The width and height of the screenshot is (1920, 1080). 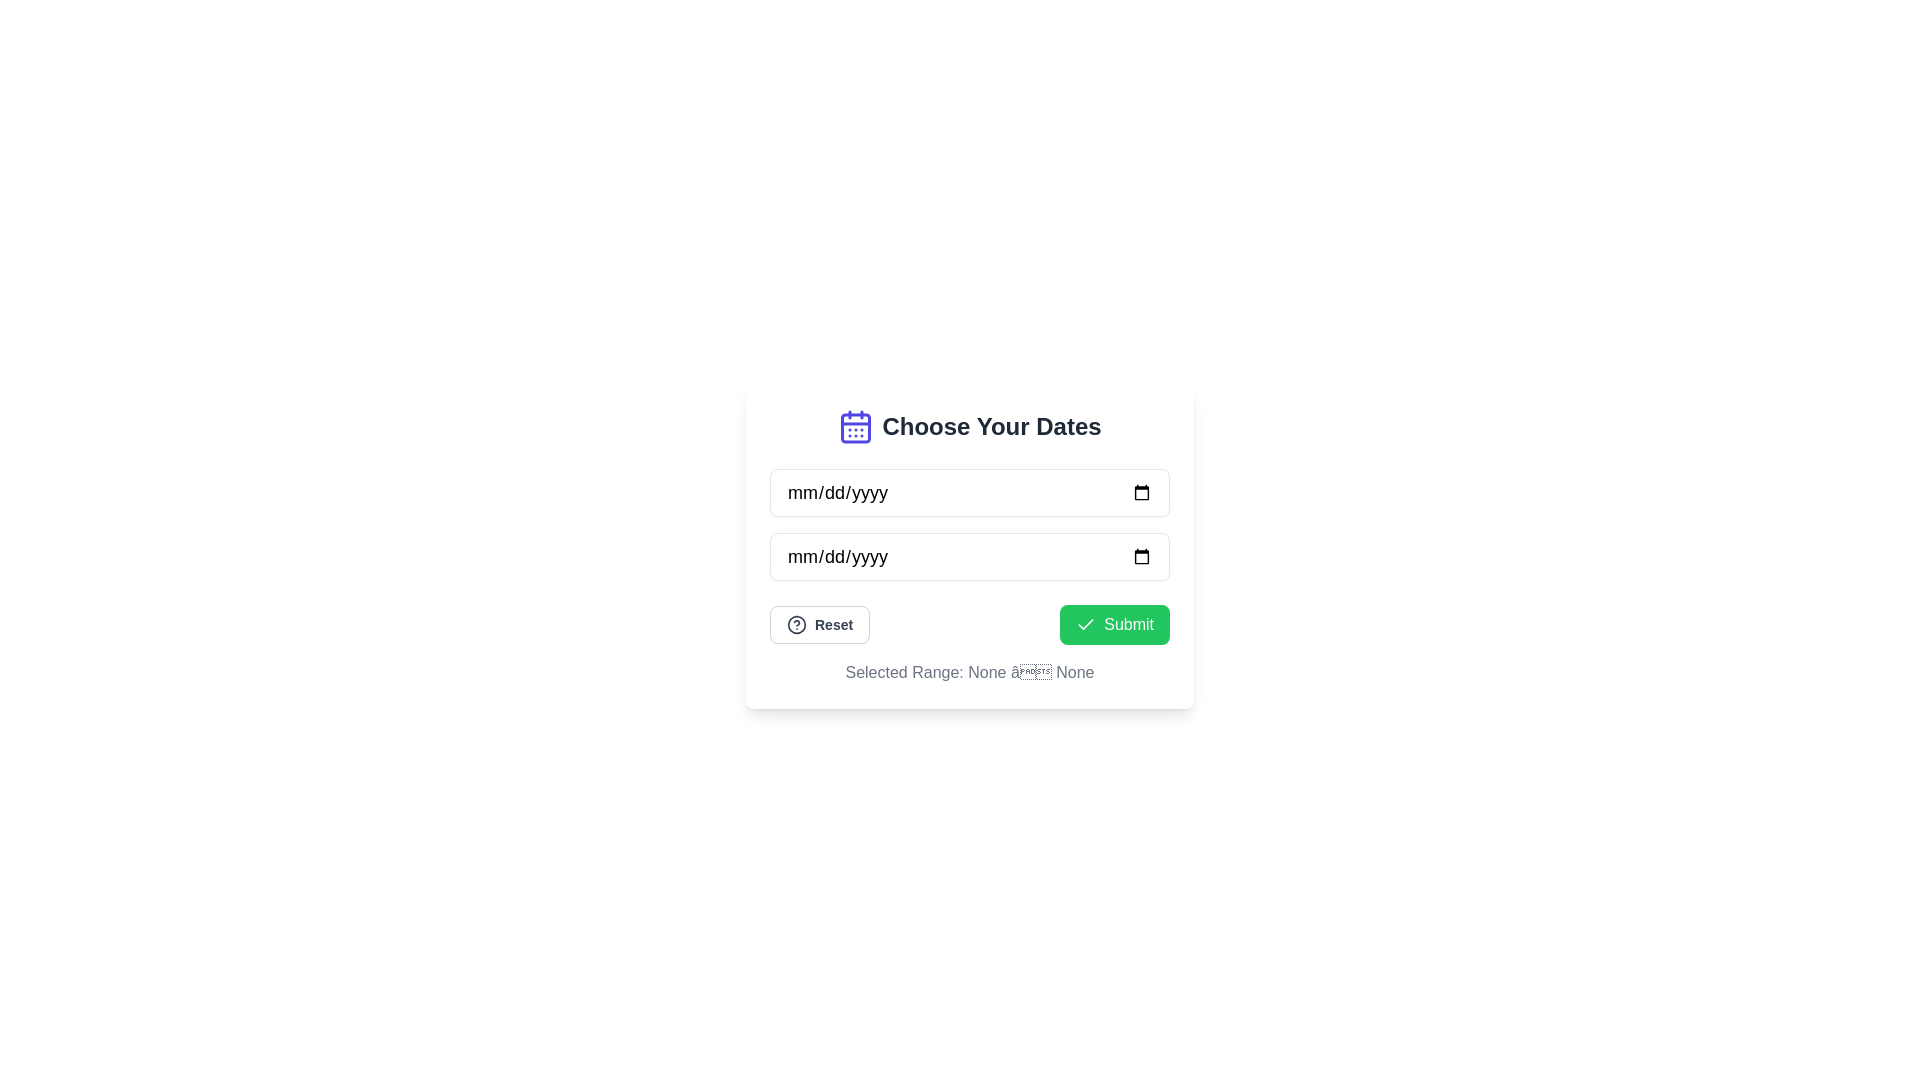 What do you see at coordinates (1085, 623) in the screenshot?
I see `the green-colored 'Submit' button located at the bottom right of the card interface, which contains the checkmark icon styled with SVG format` at bounding box center [1085, 623].